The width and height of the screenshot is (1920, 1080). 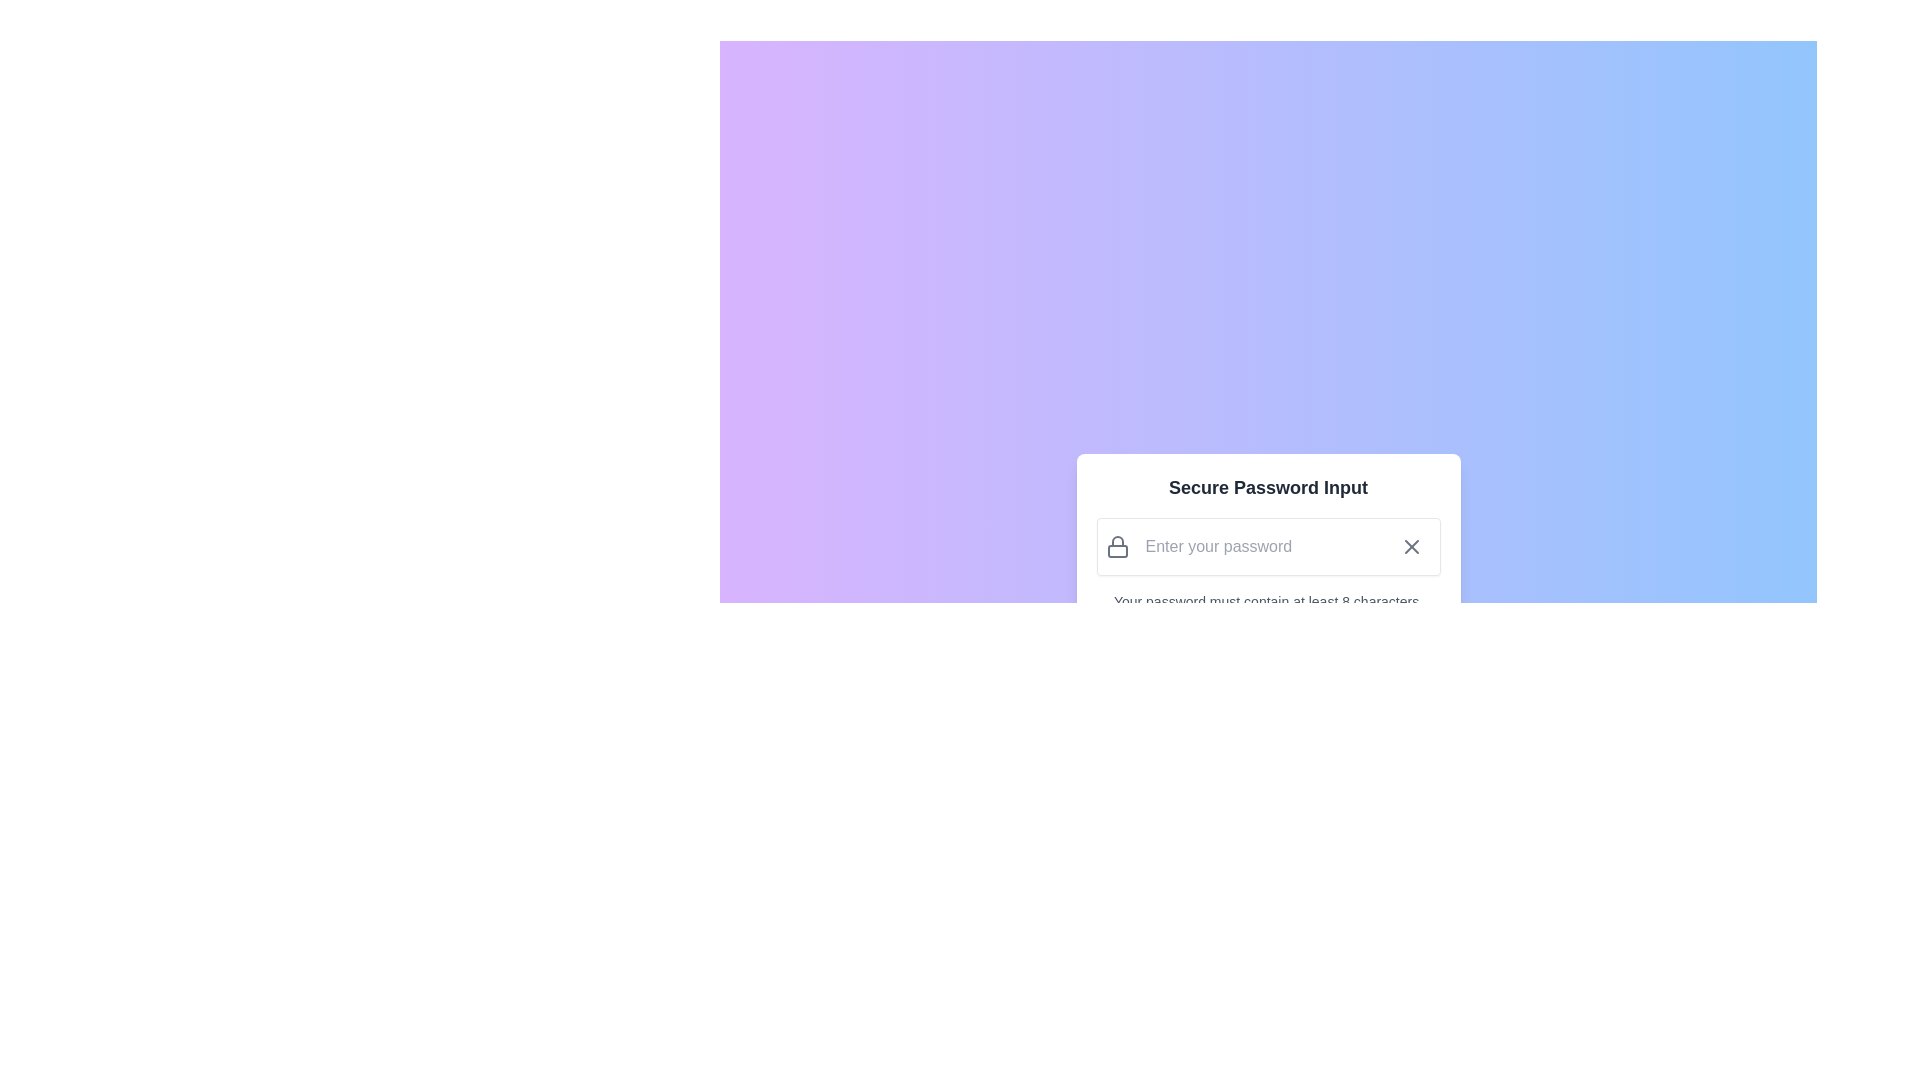 What do you see at coordinates (1410, 547) in the screenshot?
I see `the circular 'X' icon in dark gray to clear the associated password input field` at bounding box center [1410, 547].